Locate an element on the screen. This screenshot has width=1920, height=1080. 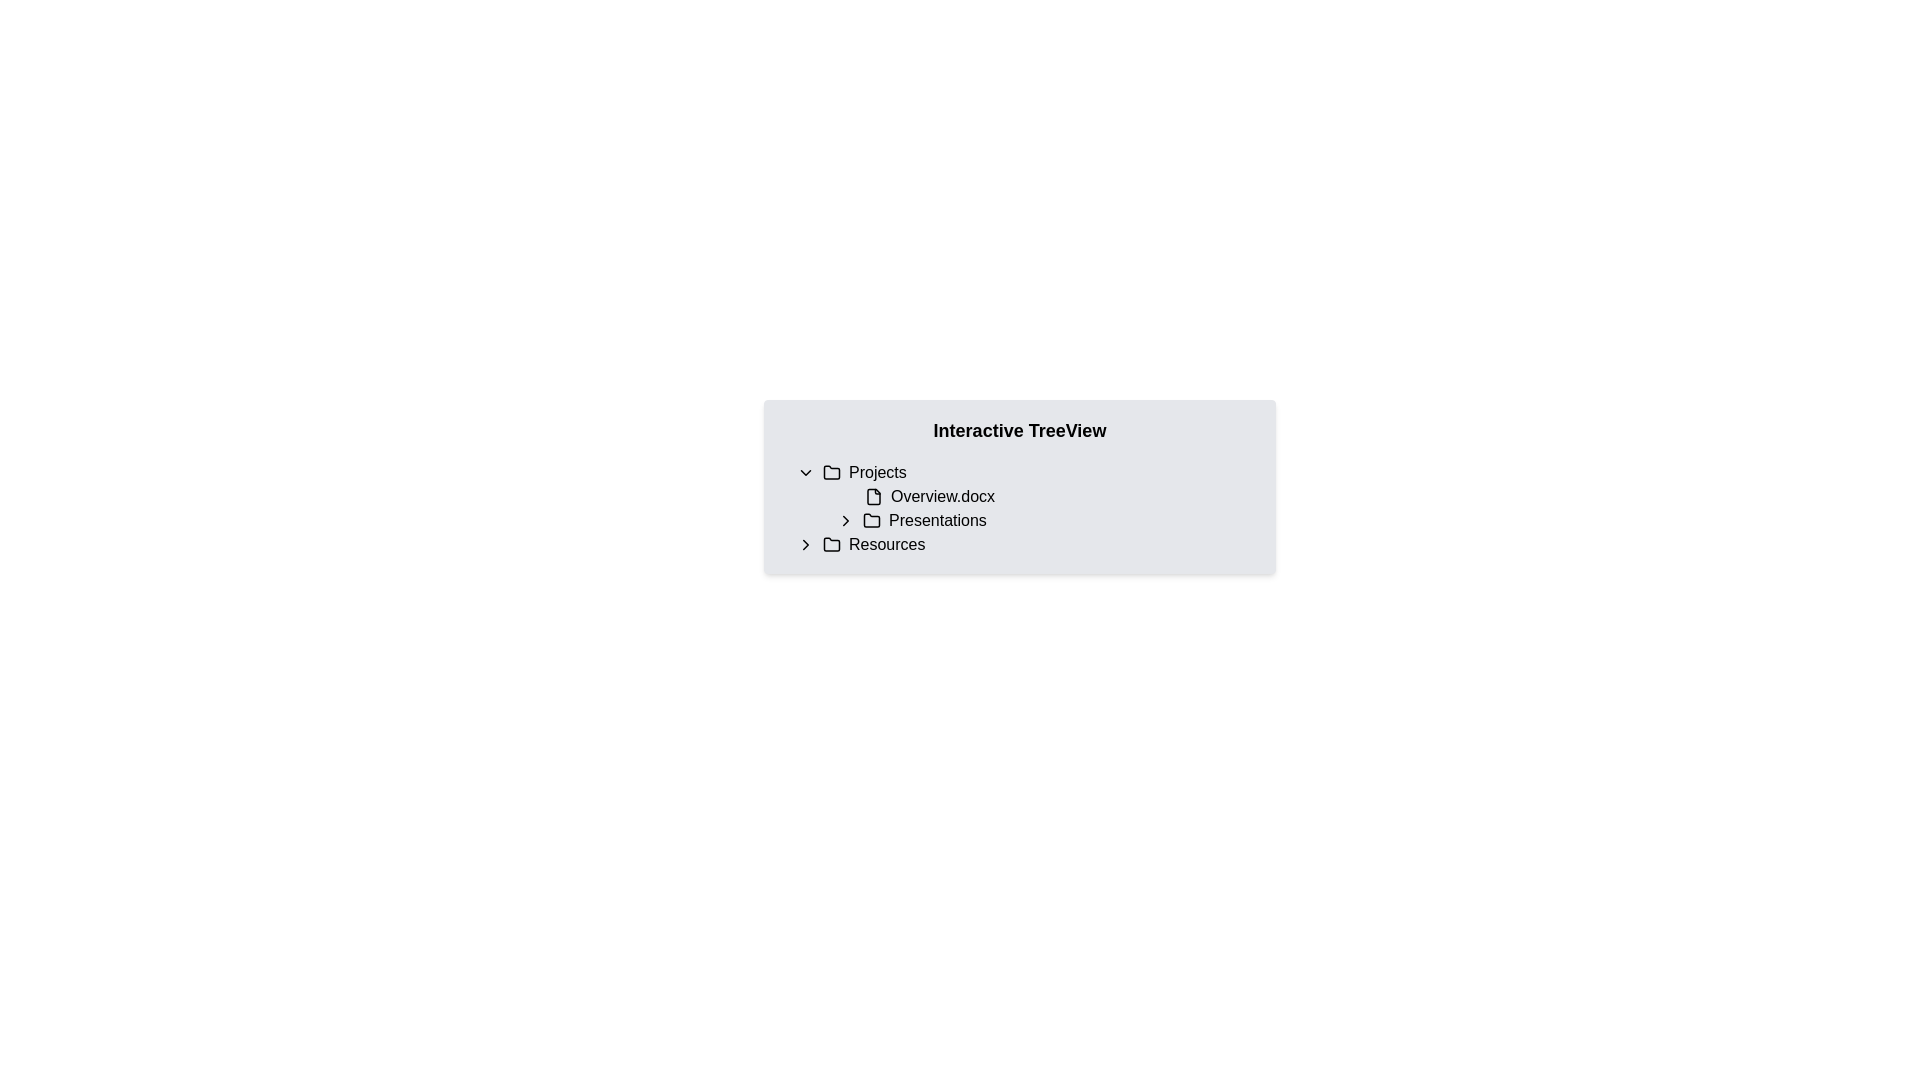
the folder icon, which is a minimalistic drawing outlined in a thin stroke, located between a chevron-down icon and the text 'Projects' is located at coordinates (831, 473).